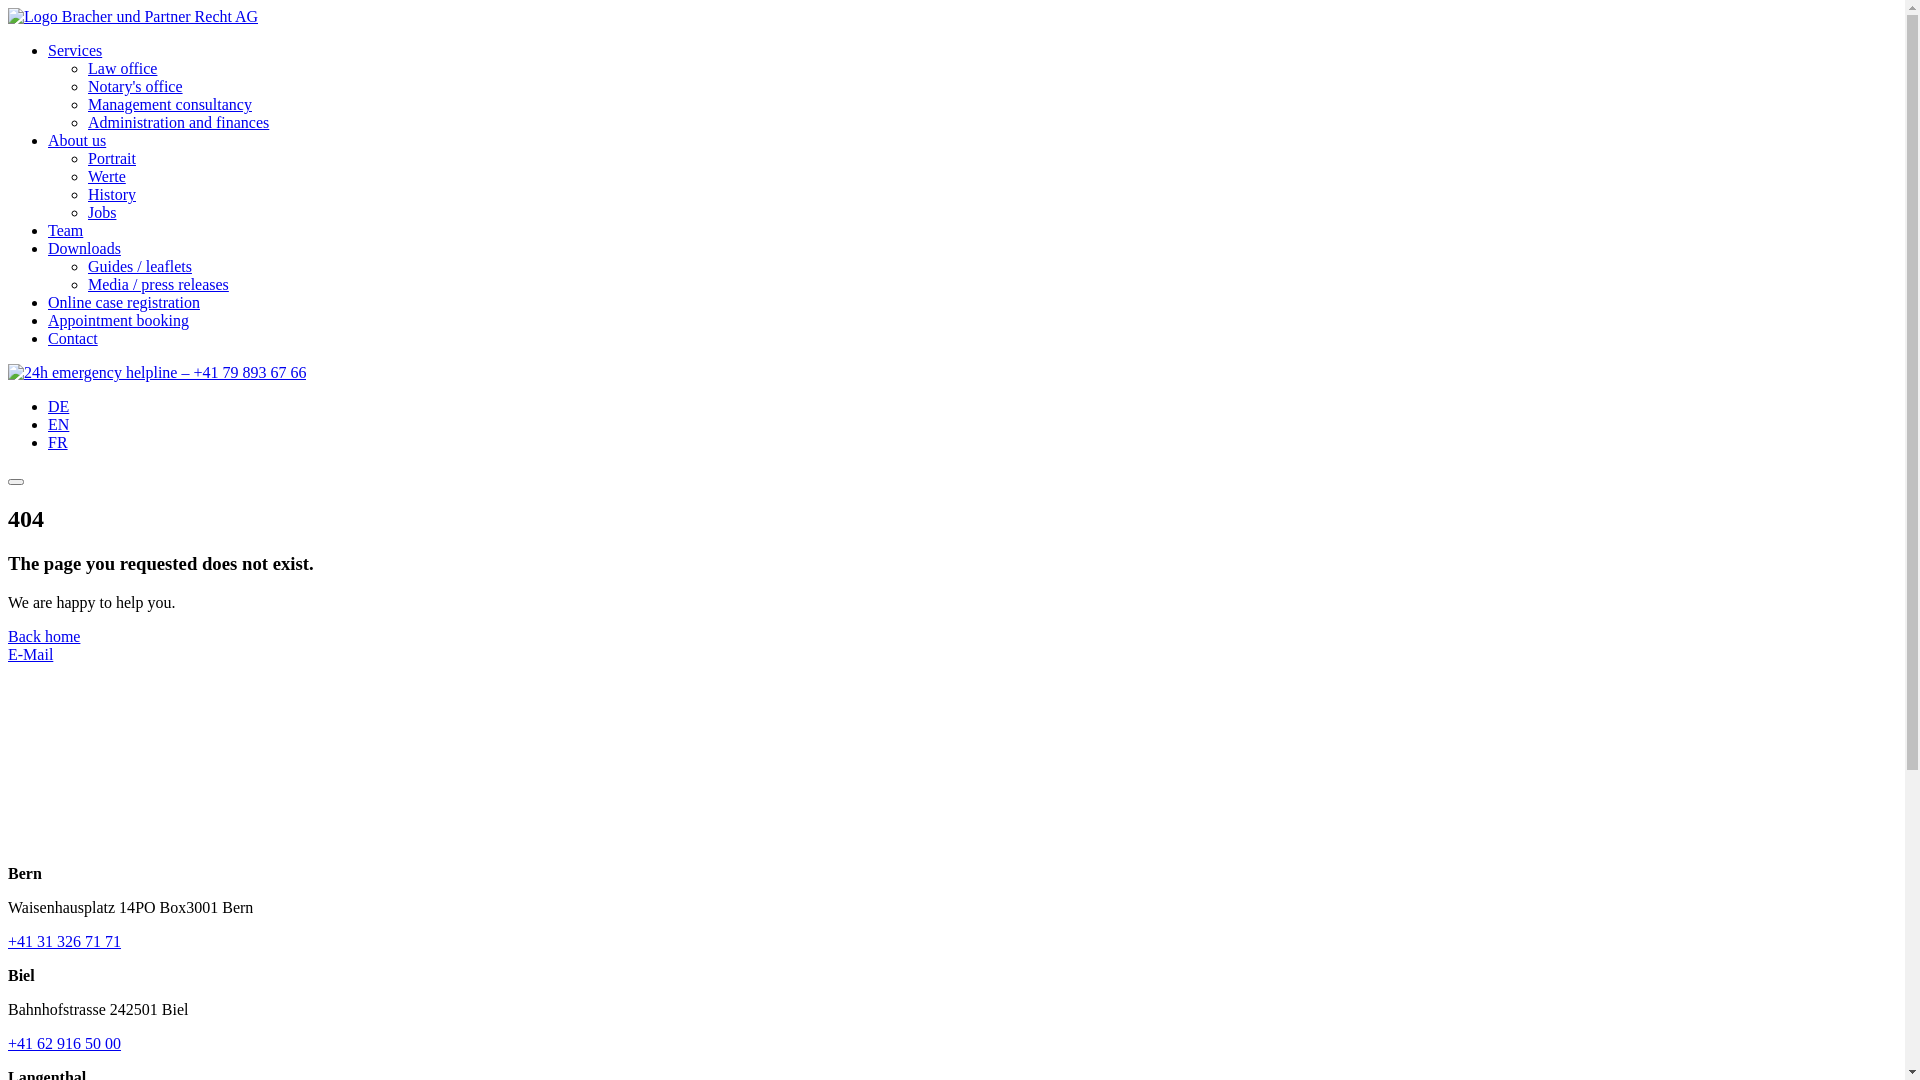  What do you see at coordinates (100, 212) in the screenshot?
I see `'Jobs'` at bounding box center [100, 212].